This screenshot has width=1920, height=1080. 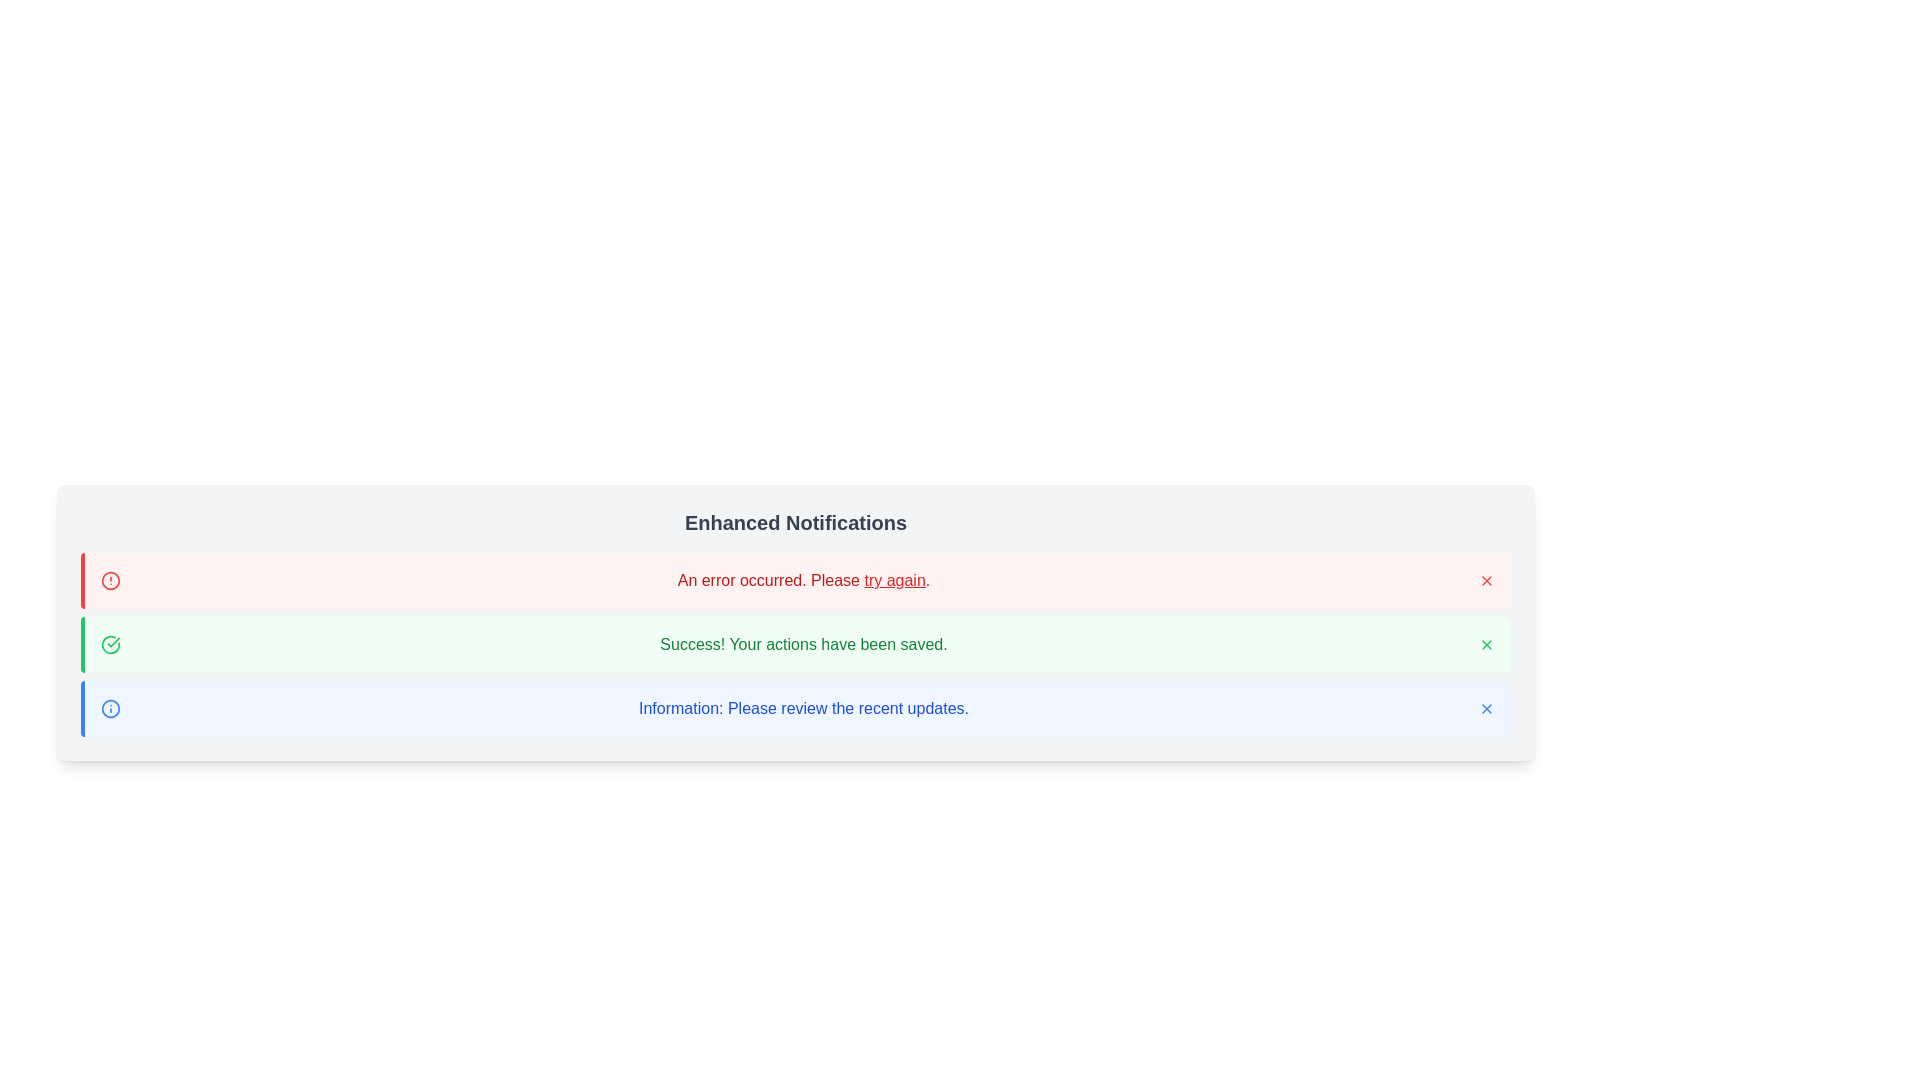 What do you see at coordinates (795, 708) in the screenshot?
I see `the fourth notification box under the 'Enhanced Notifications' header, which has a blue left border, light blue background, and contains the text 'Information: Please review the recent updates.'` at bounding box center [795, 708].